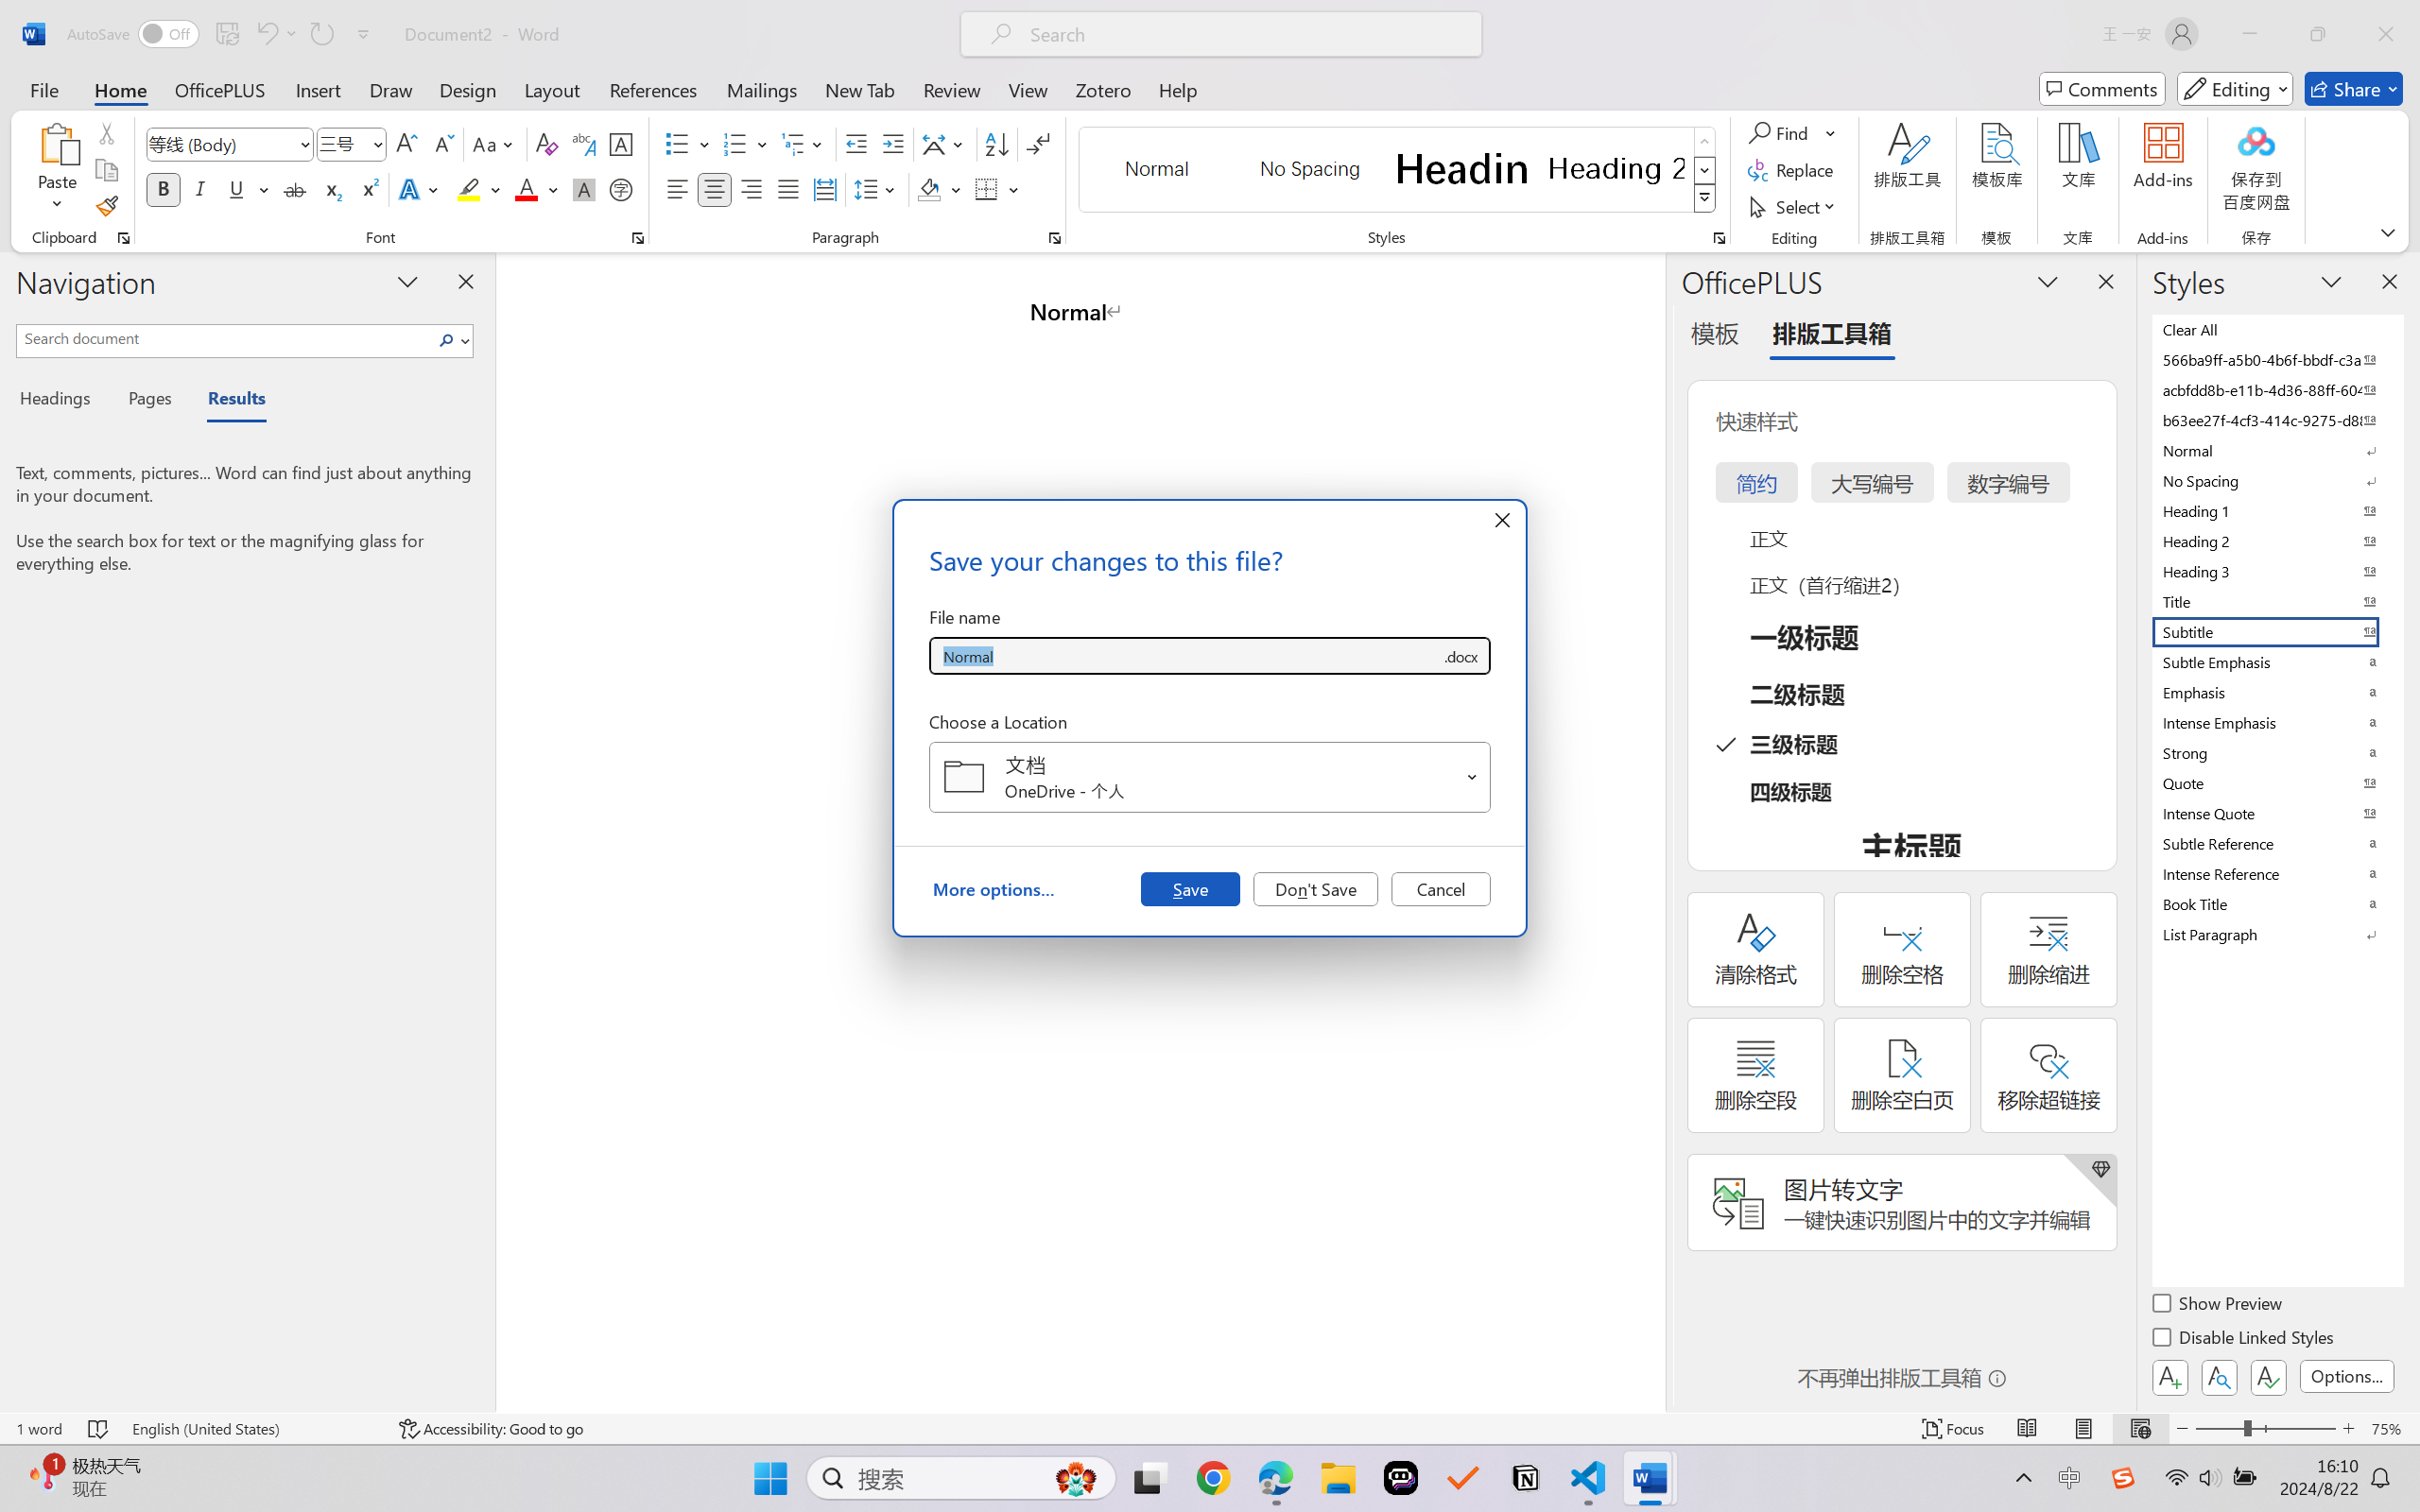 The image size is (2420, 1512). What do you see at coordinates (2275, 722) in the screenshot?
I see `'Intense Emphasis'` at bounding box center [2275, 722].